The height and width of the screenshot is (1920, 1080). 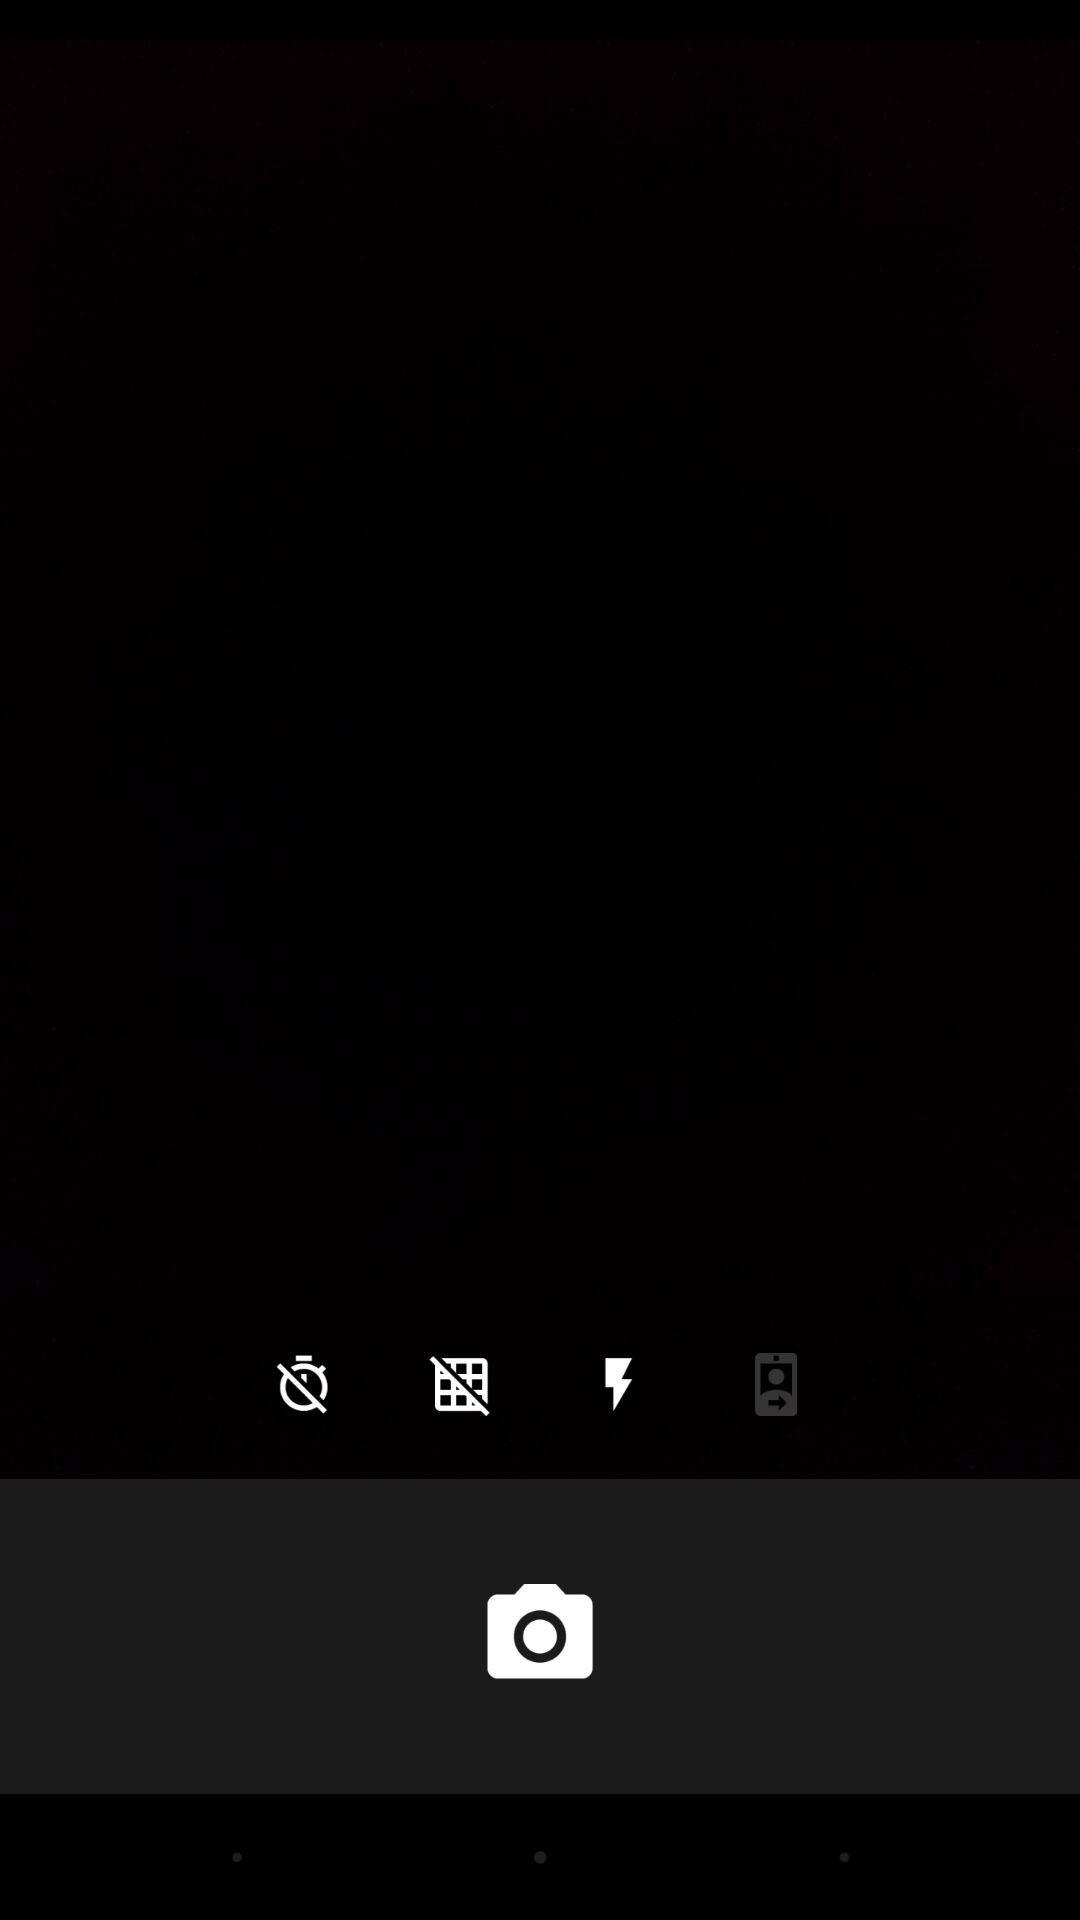 I want to click on icon at the bottom right corner, so click(x=775, y=1383).